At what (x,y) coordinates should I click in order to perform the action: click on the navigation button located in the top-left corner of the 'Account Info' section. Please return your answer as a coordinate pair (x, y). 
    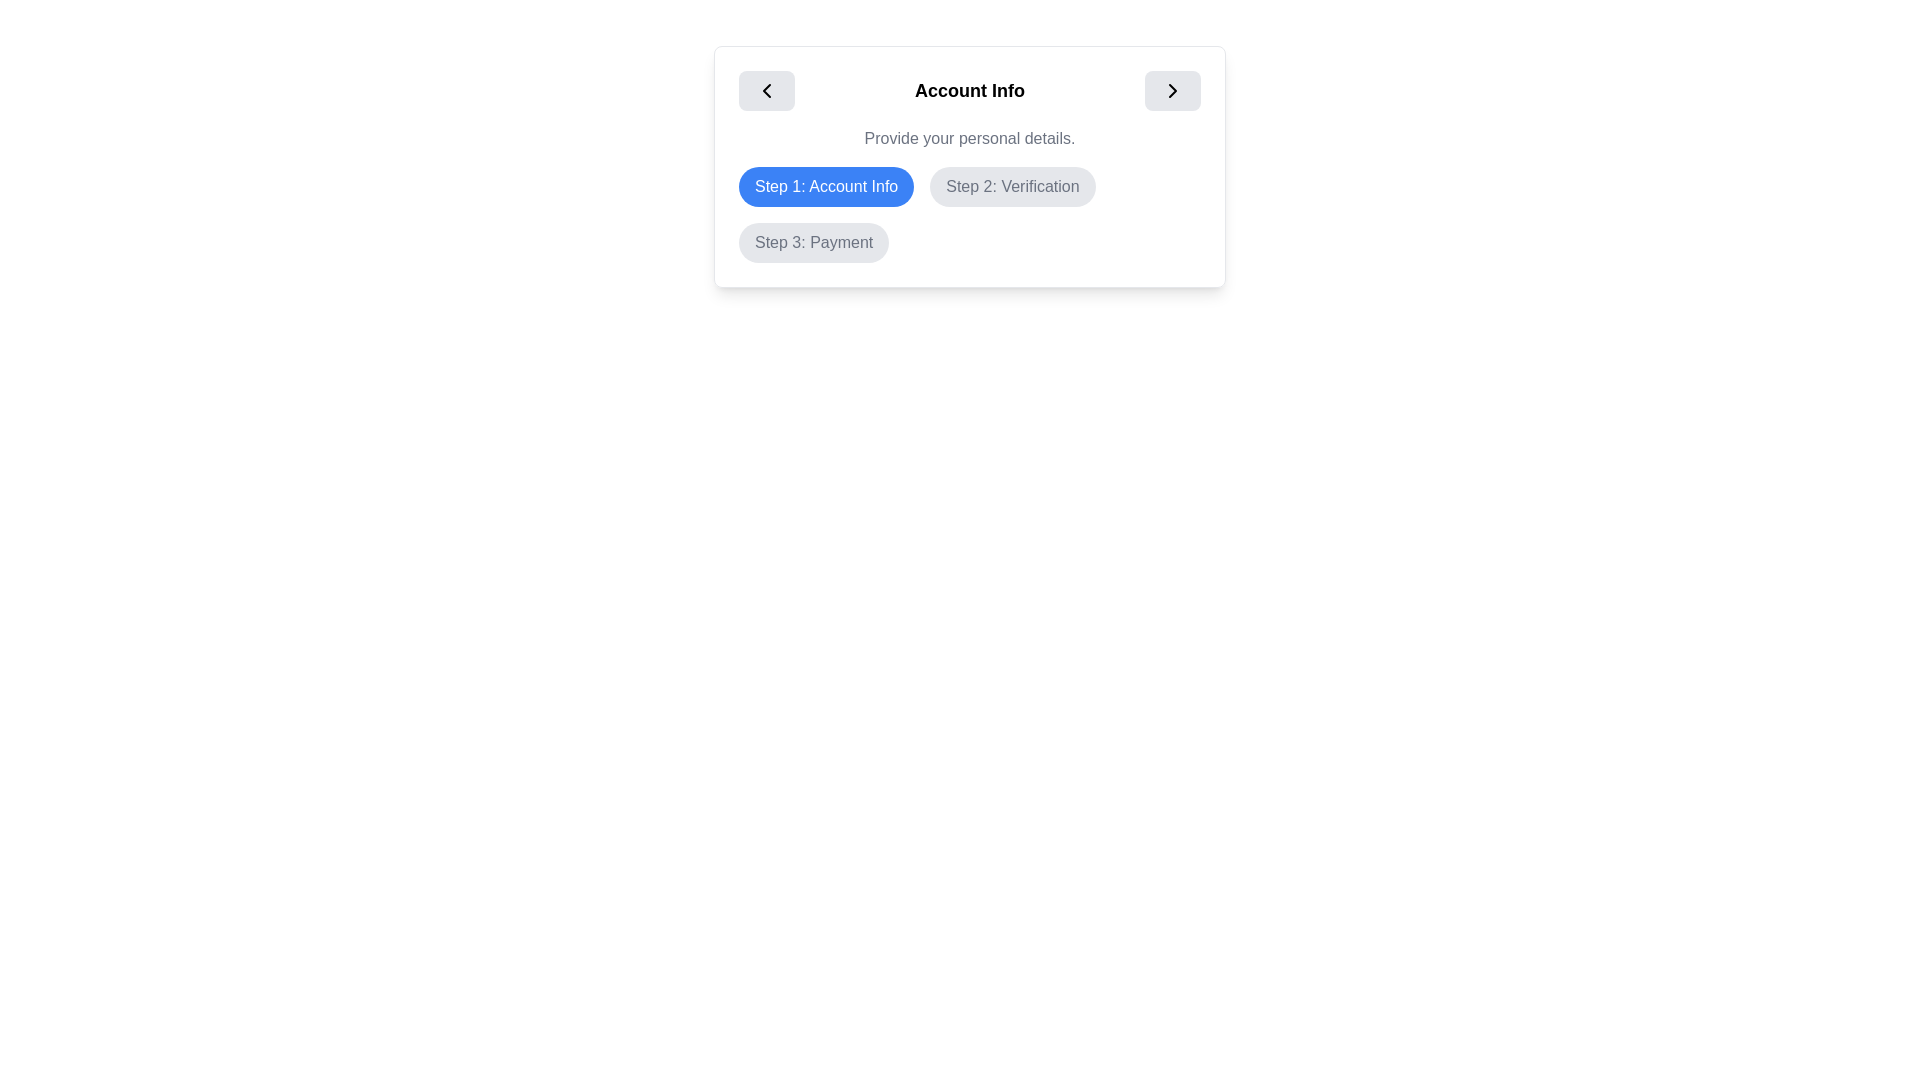
    Looking at the image, I should click on (766, 91).